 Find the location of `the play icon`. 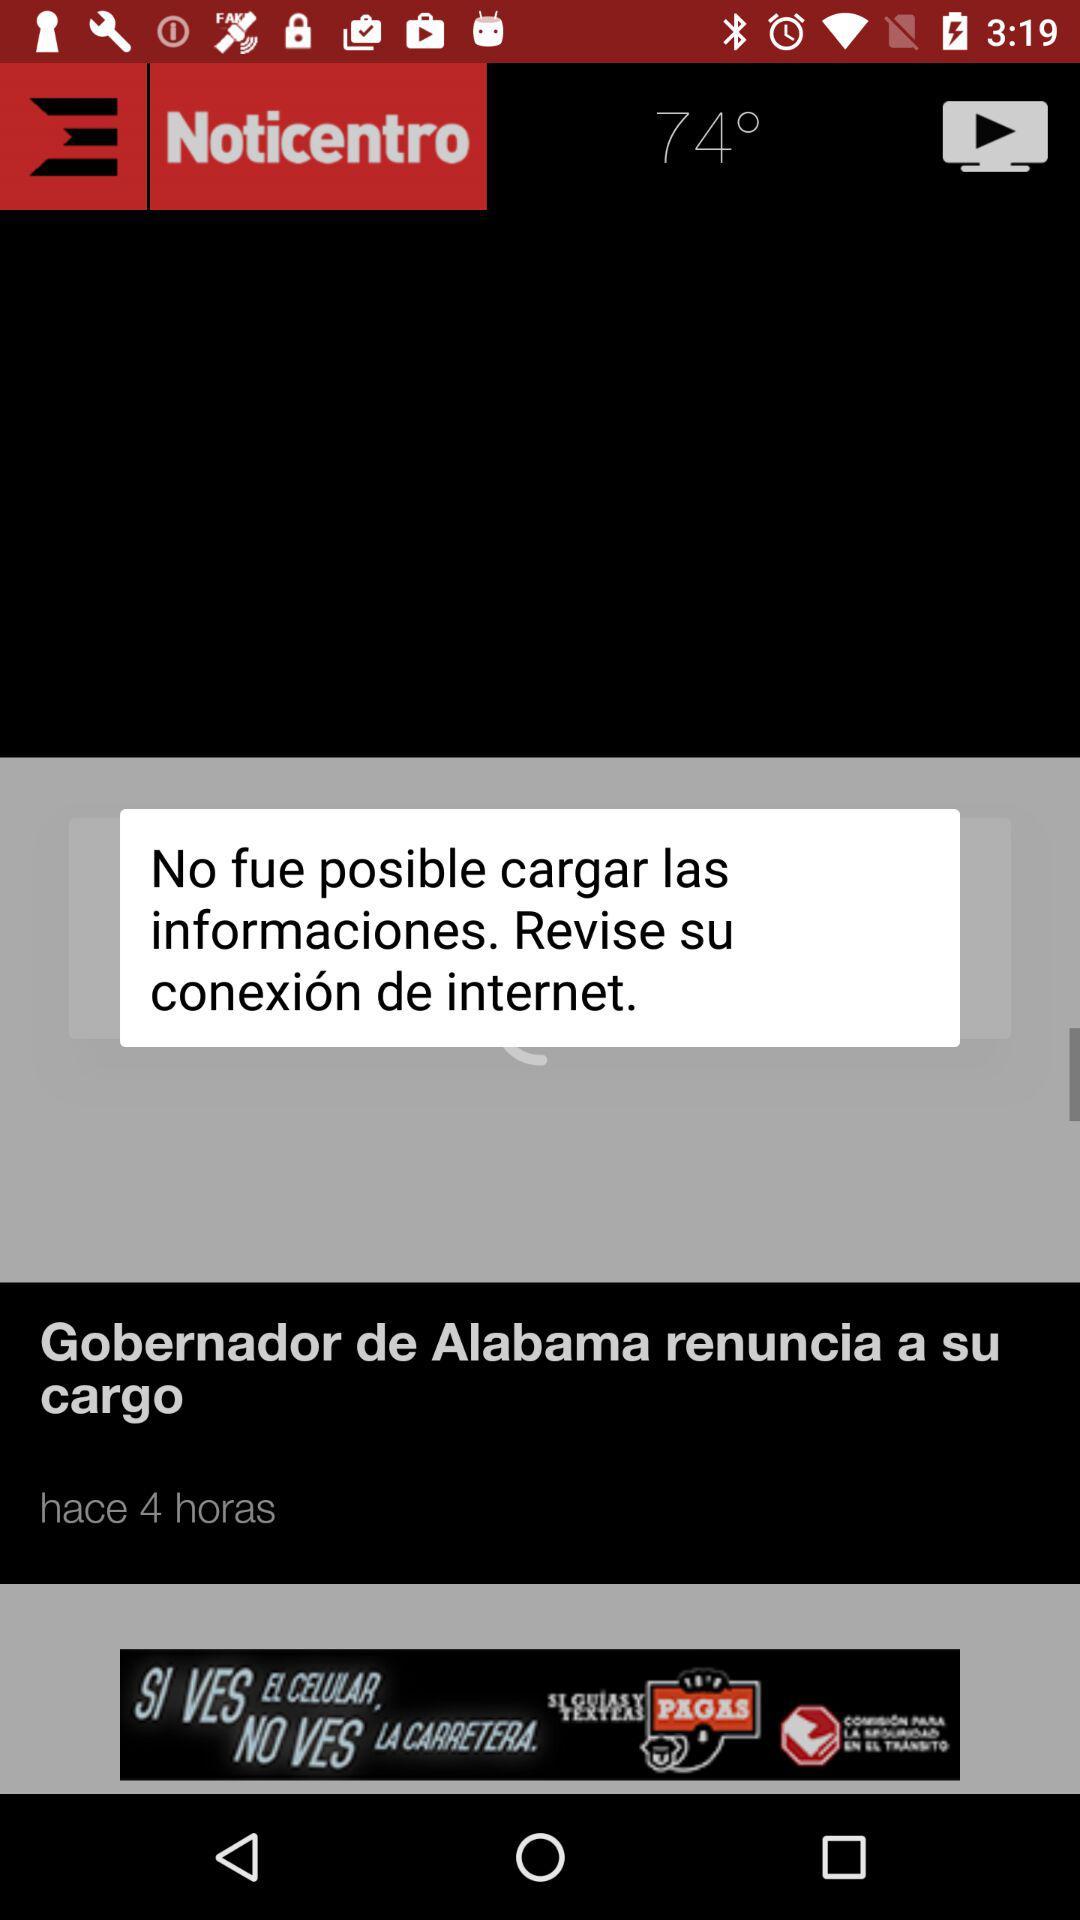

the play icon is located at coordinates (995, 135).